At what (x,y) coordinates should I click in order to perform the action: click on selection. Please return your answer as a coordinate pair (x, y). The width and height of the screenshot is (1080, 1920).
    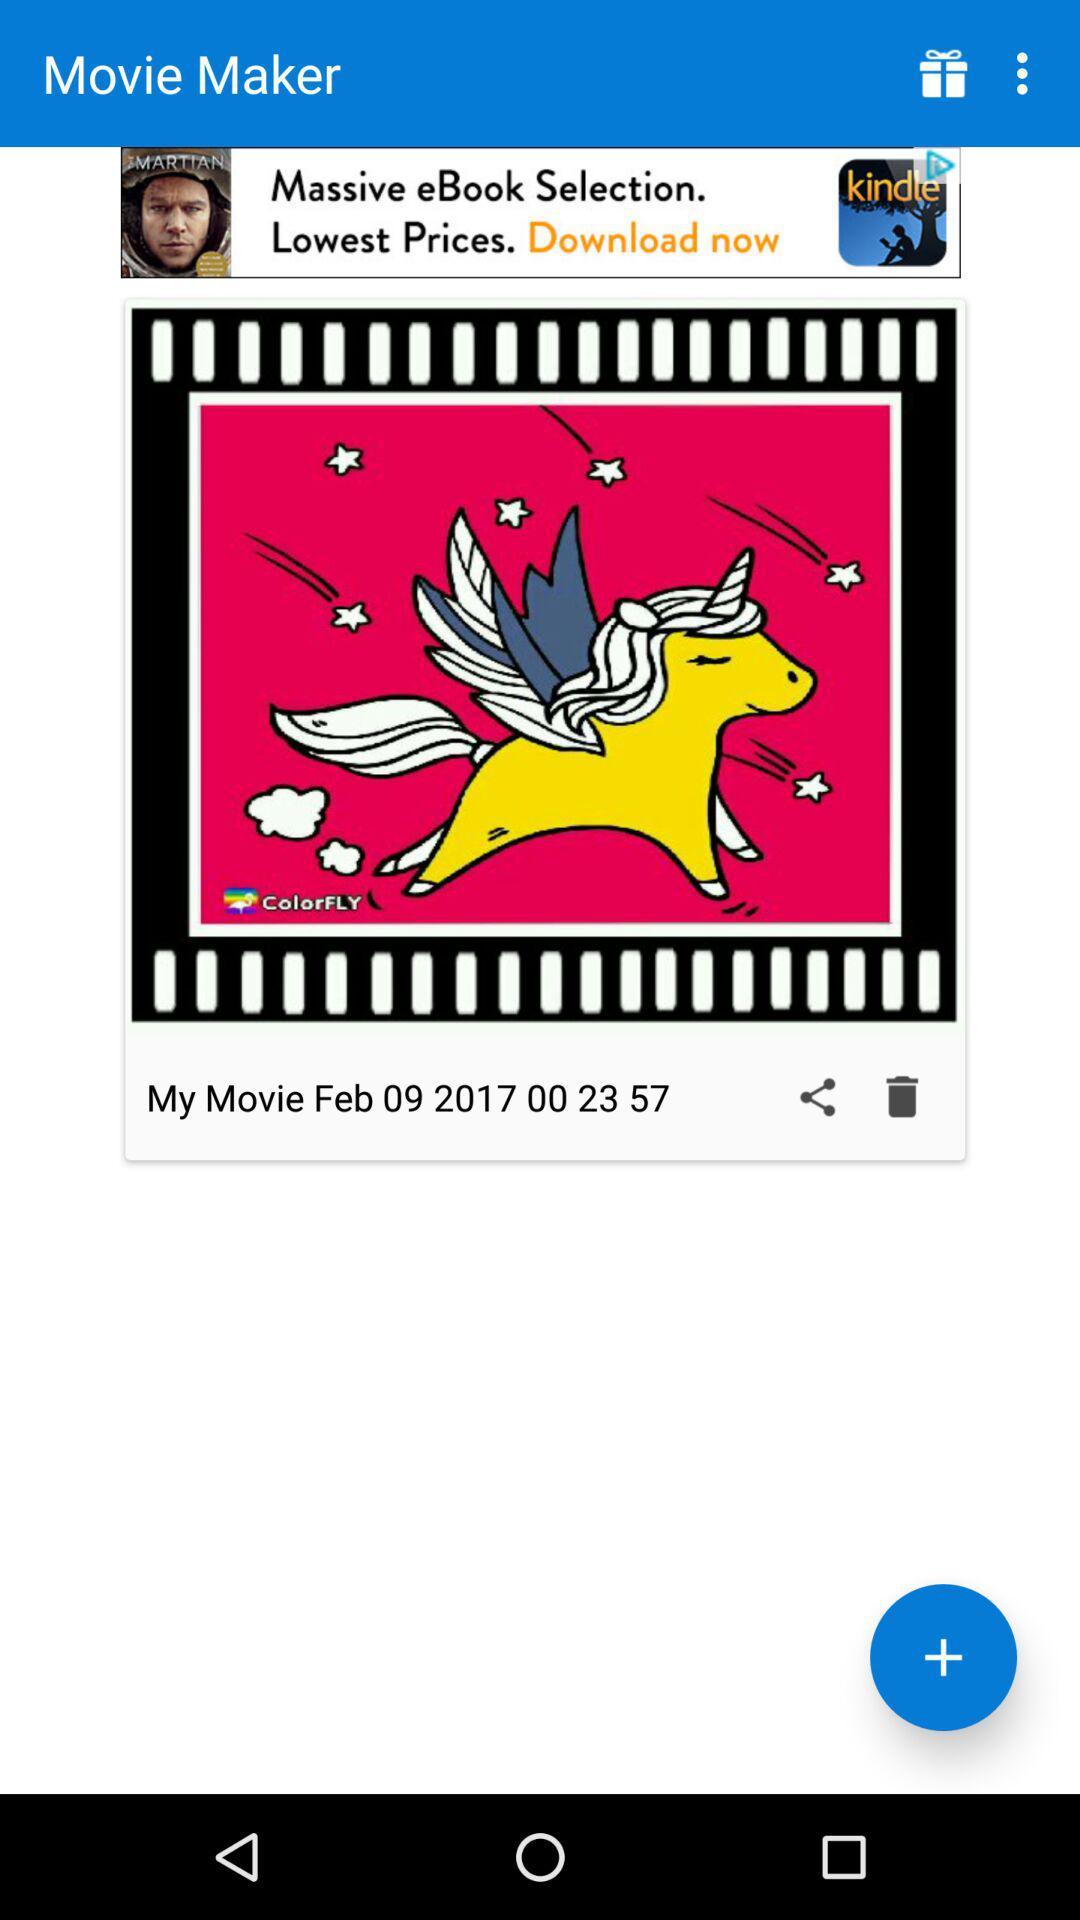
    Looking at the image, I should click on (943, 1657).